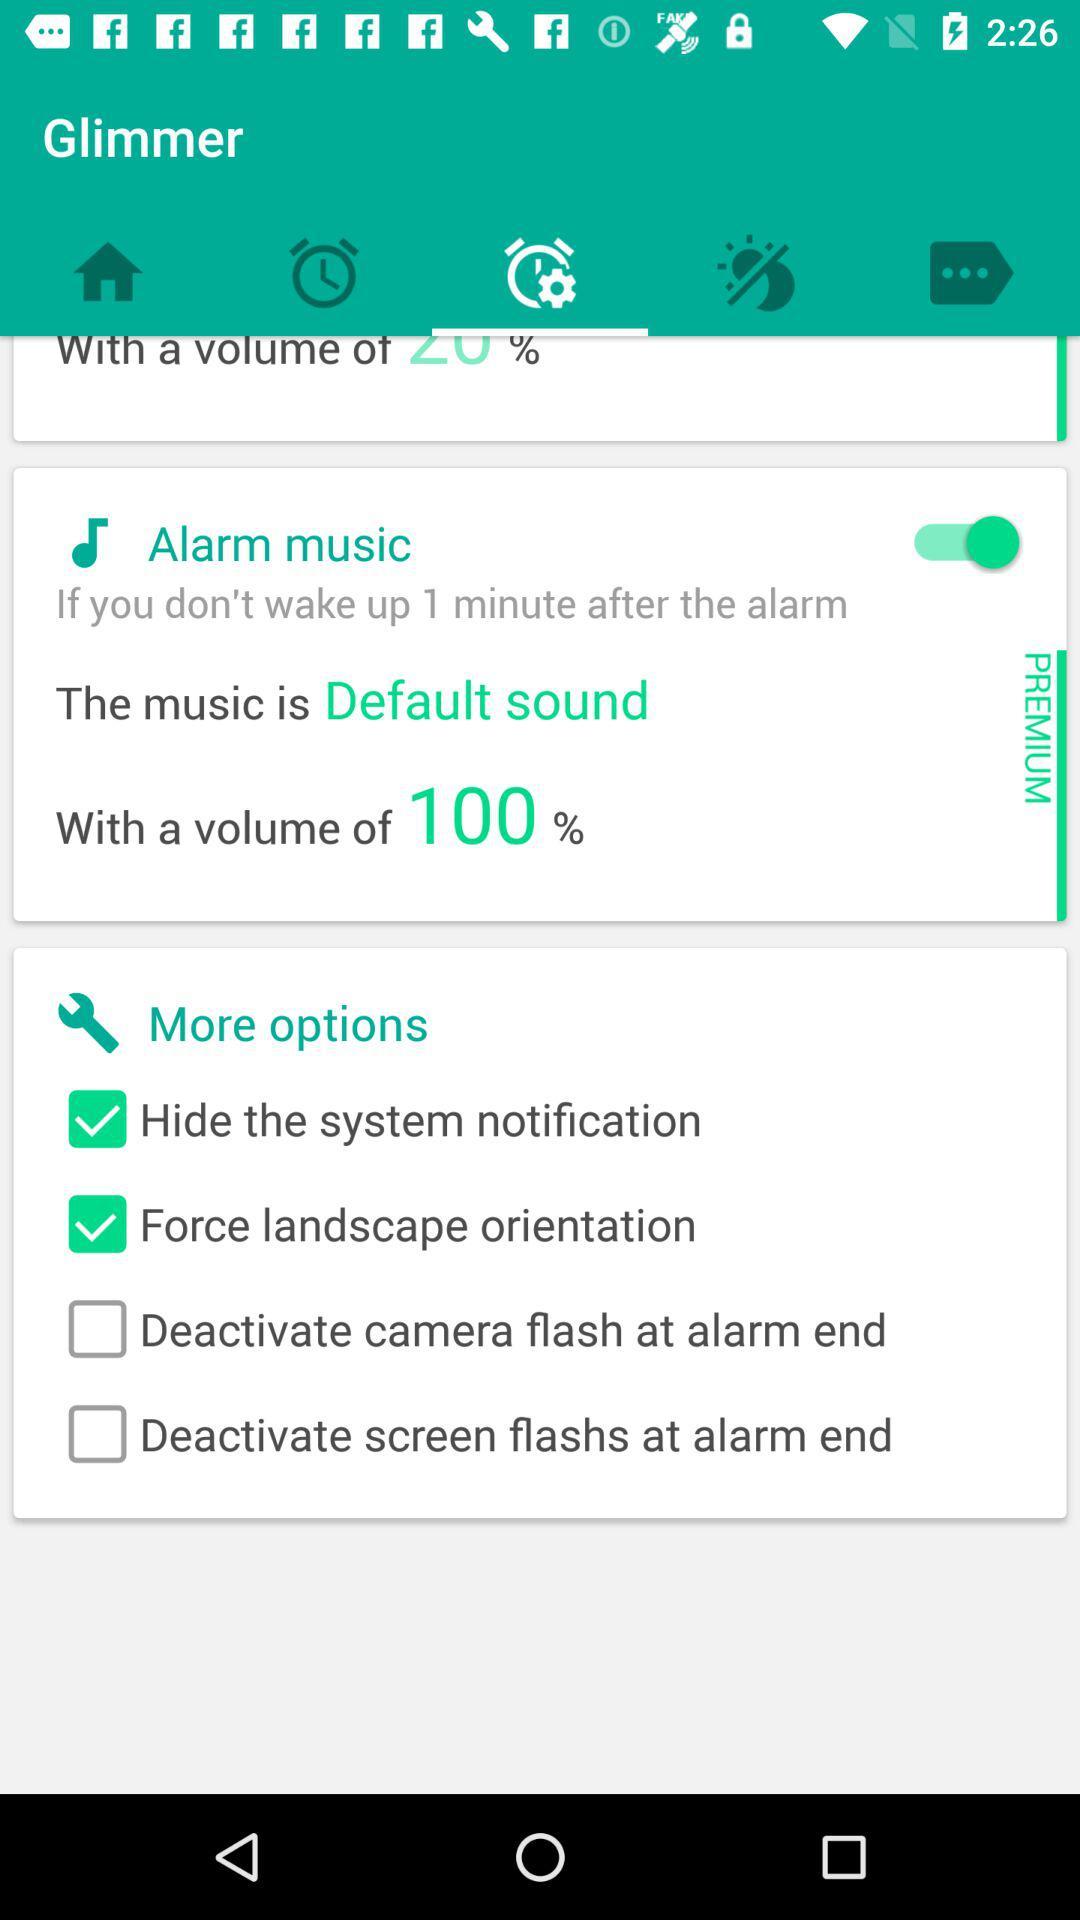 The height and width of the screenshot is (1920, 1080). Describe the element at coordinates (486, 698) in the screenshot. I see `default sound item` at that location.